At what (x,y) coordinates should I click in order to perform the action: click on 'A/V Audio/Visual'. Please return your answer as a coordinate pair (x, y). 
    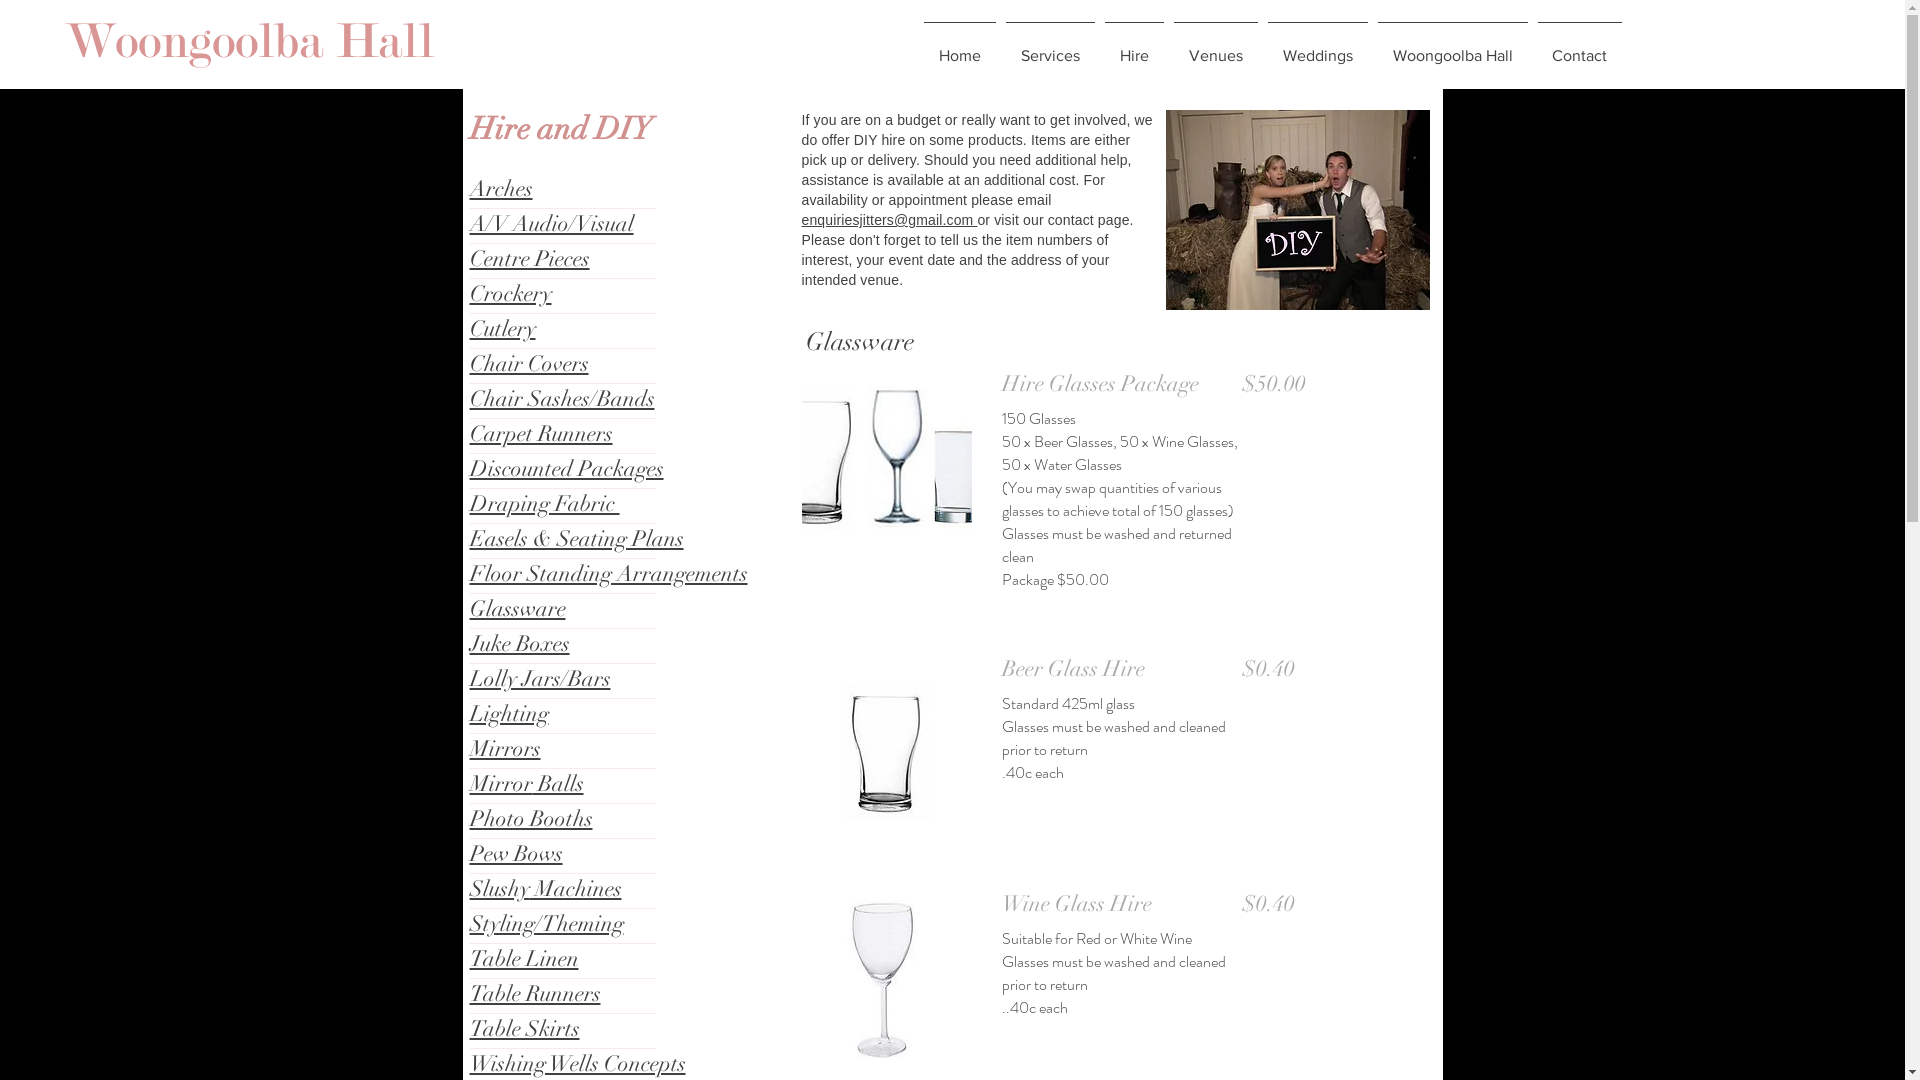
    Looking at the image, I should click on (552, 223).